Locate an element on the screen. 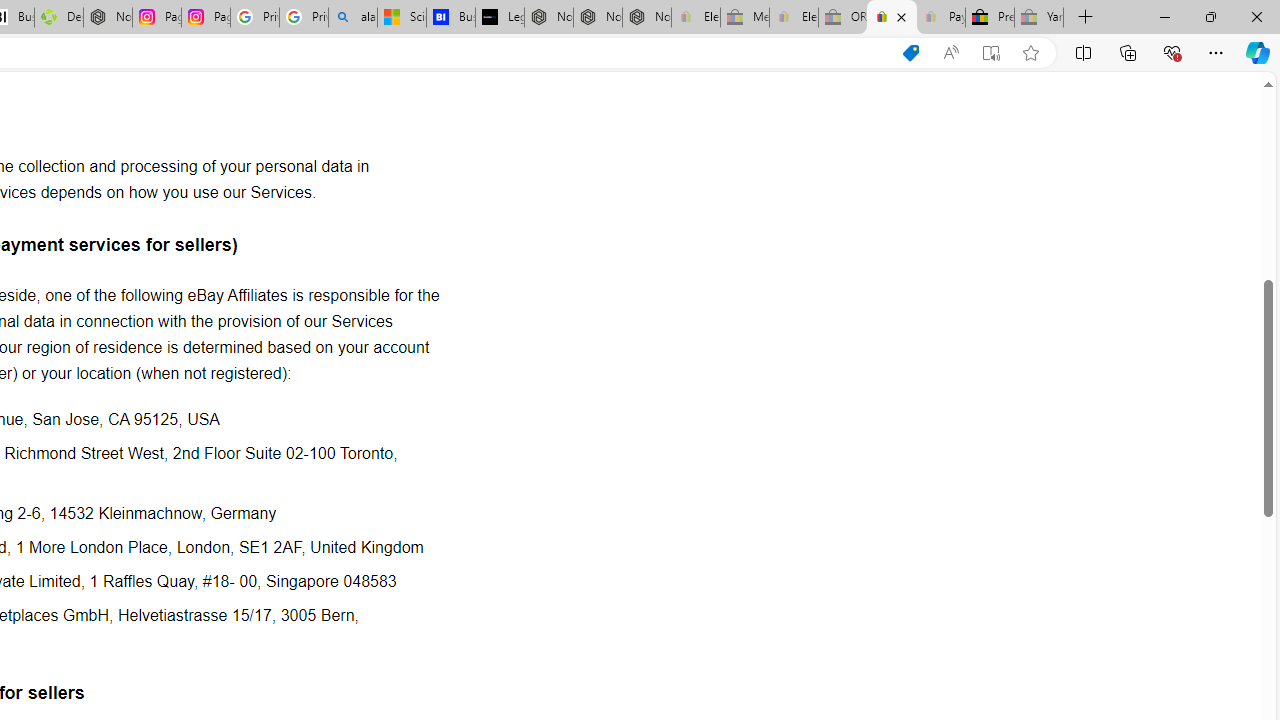 Image resolution: width=1280 pixels, height=720 pixels. 'User Privacy Notice | eBay' is located at coordinates (891, 17).